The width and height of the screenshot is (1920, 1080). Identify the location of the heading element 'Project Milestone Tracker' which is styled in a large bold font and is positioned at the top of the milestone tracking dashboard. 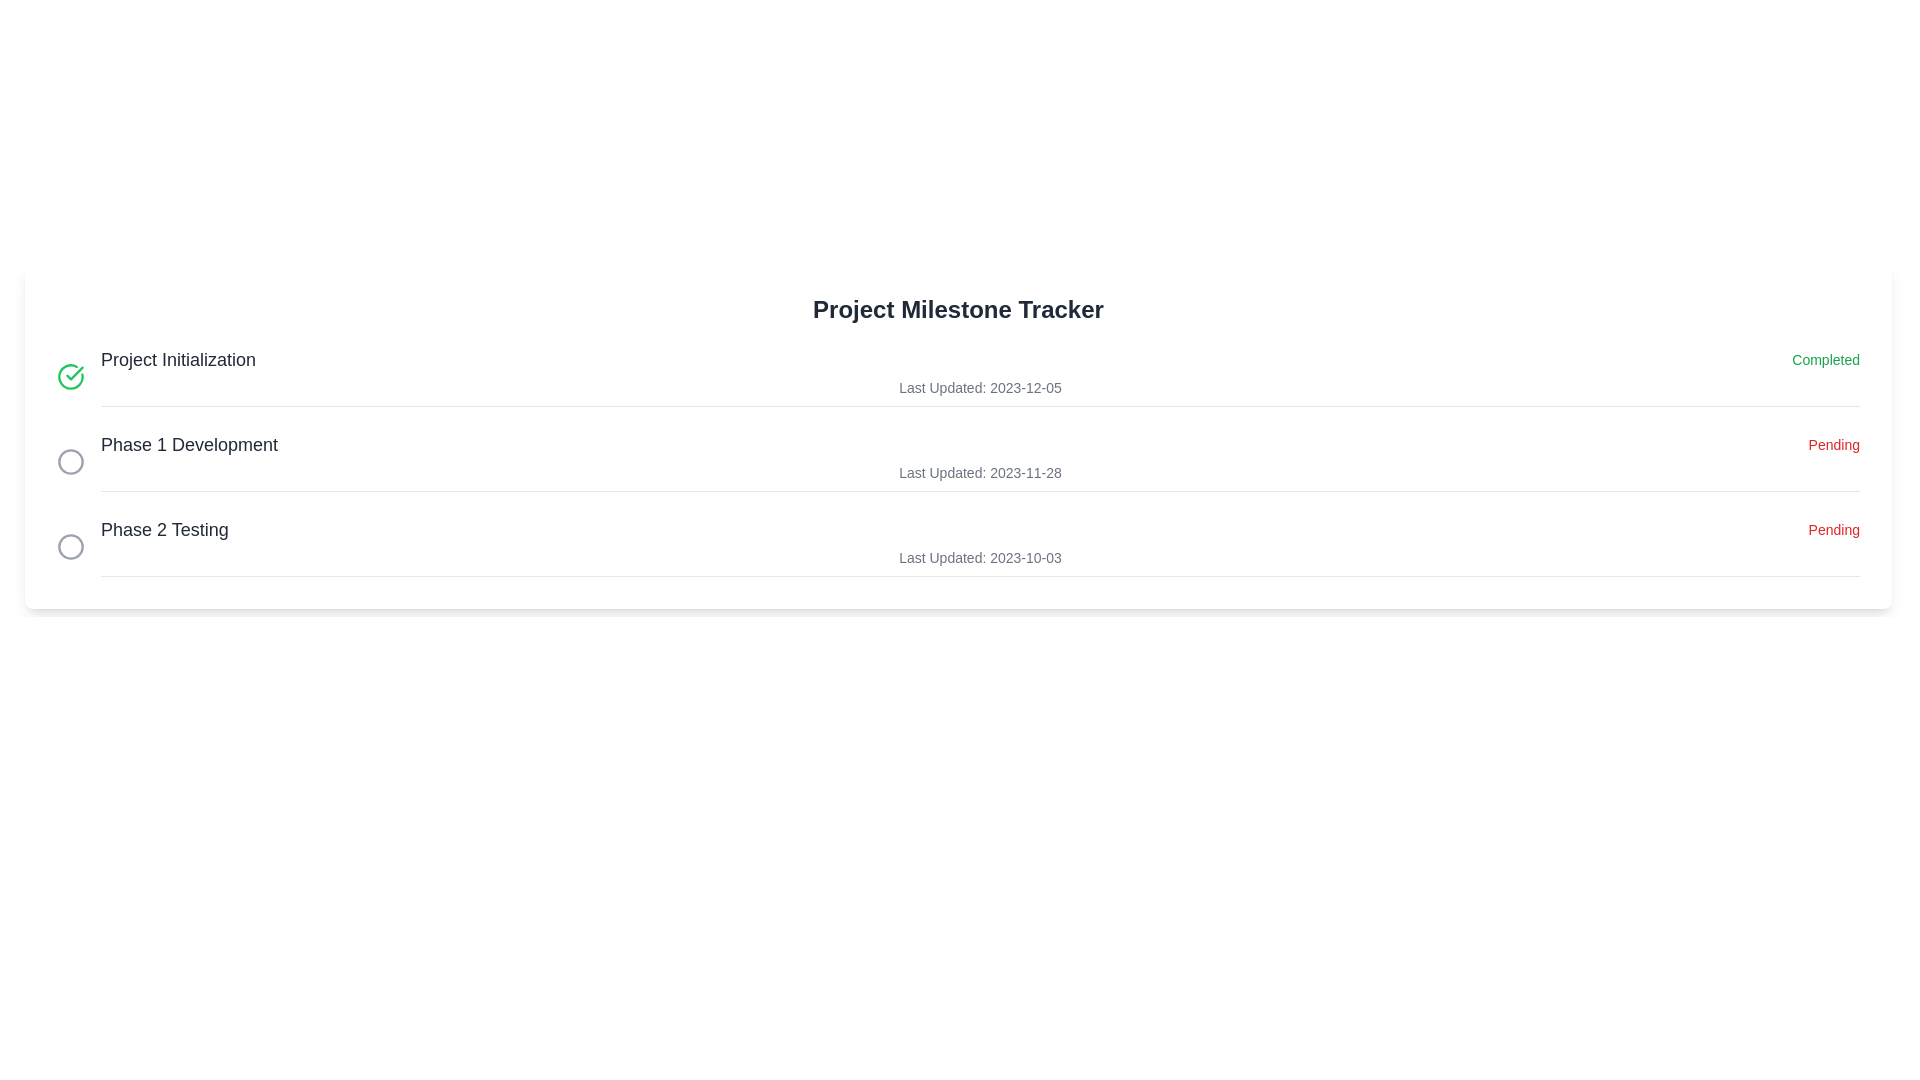
(957, 309).